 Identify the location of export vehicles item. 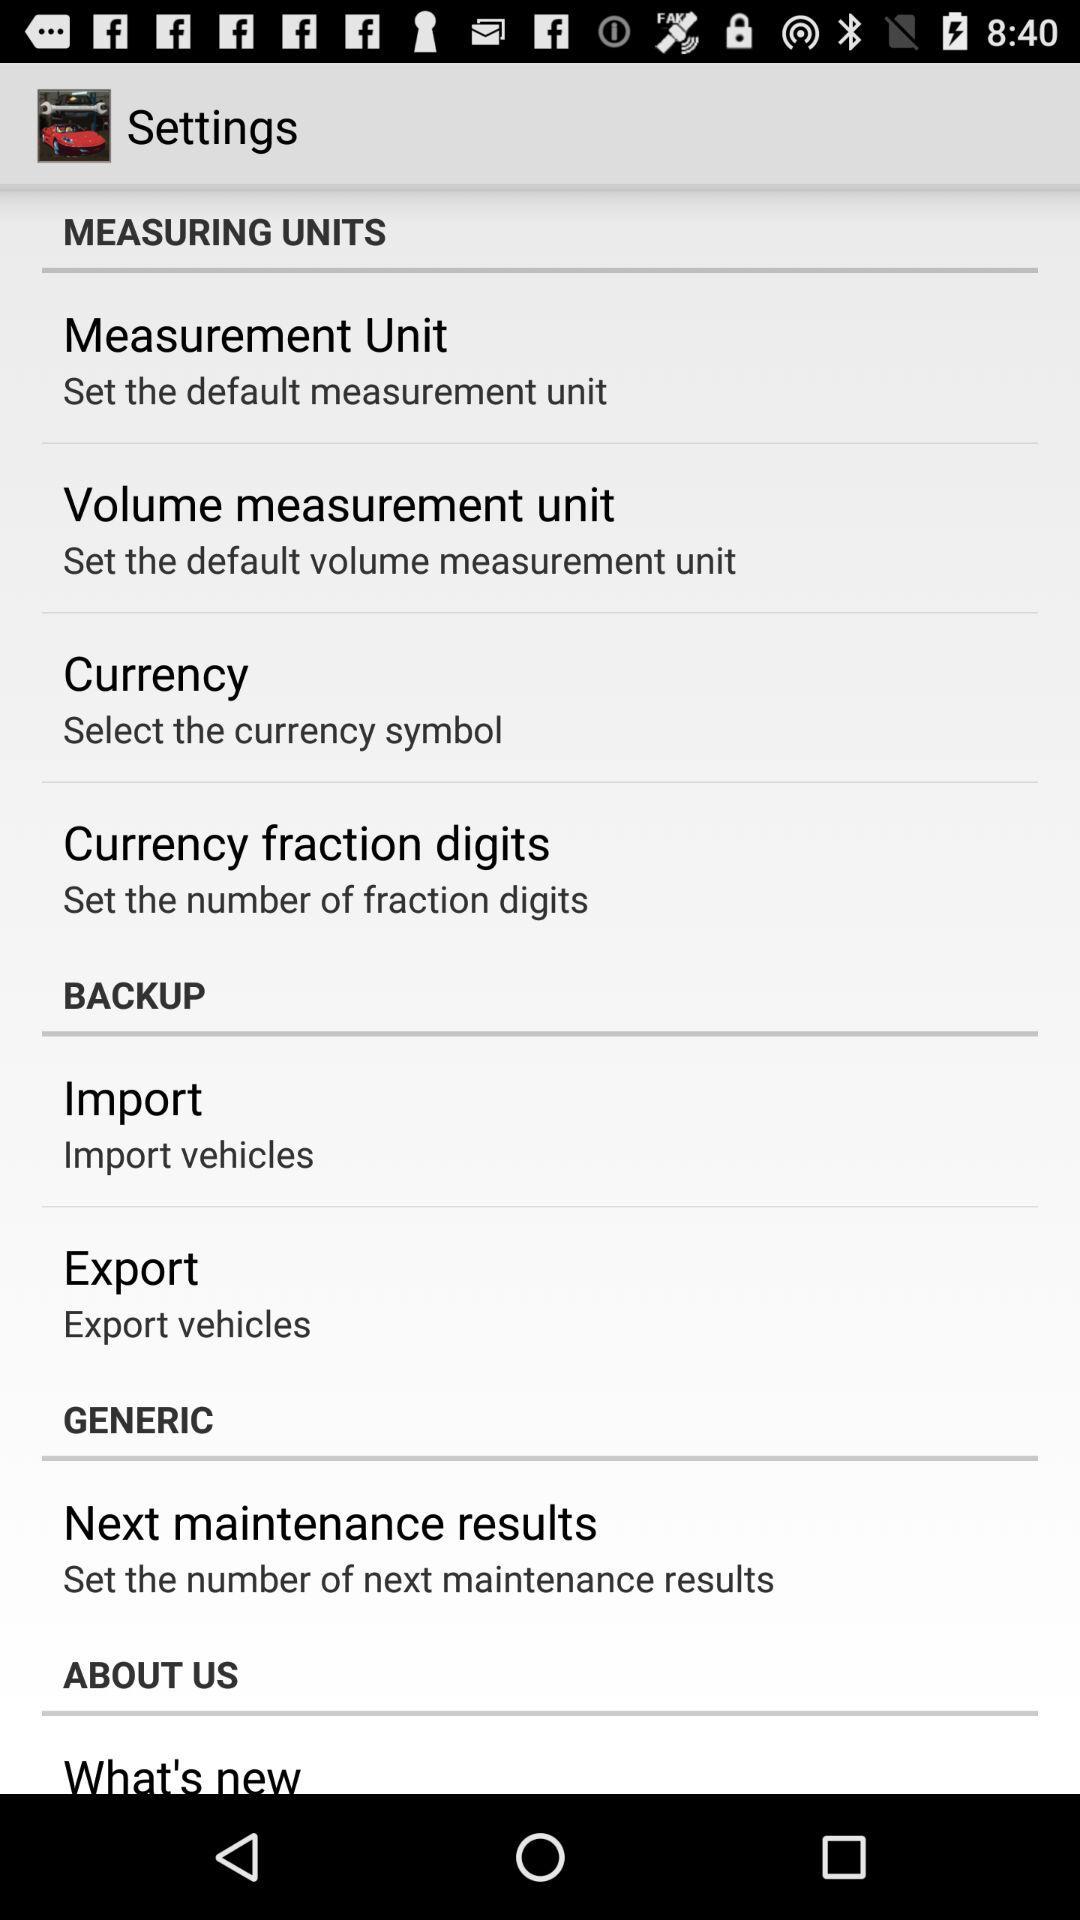
(187, 1323).